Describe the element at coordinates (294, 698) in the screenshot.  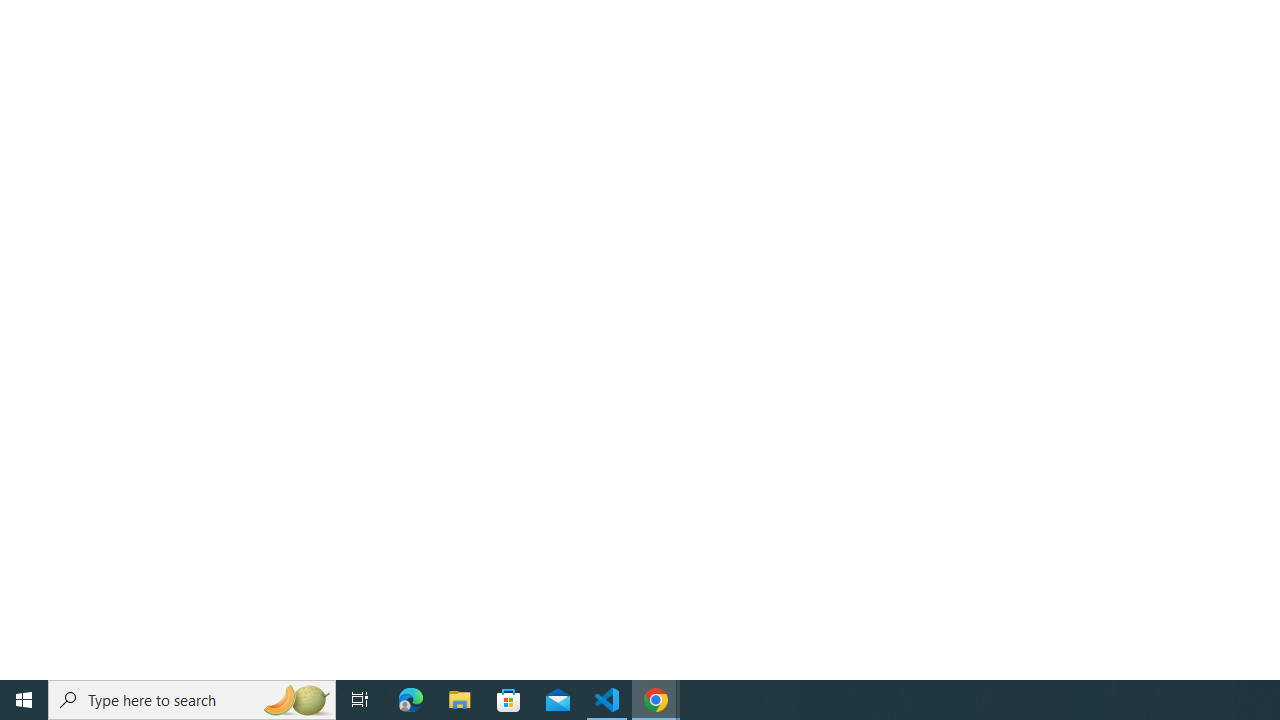
I see `'Search highlights icon opens search home window'` at that location.